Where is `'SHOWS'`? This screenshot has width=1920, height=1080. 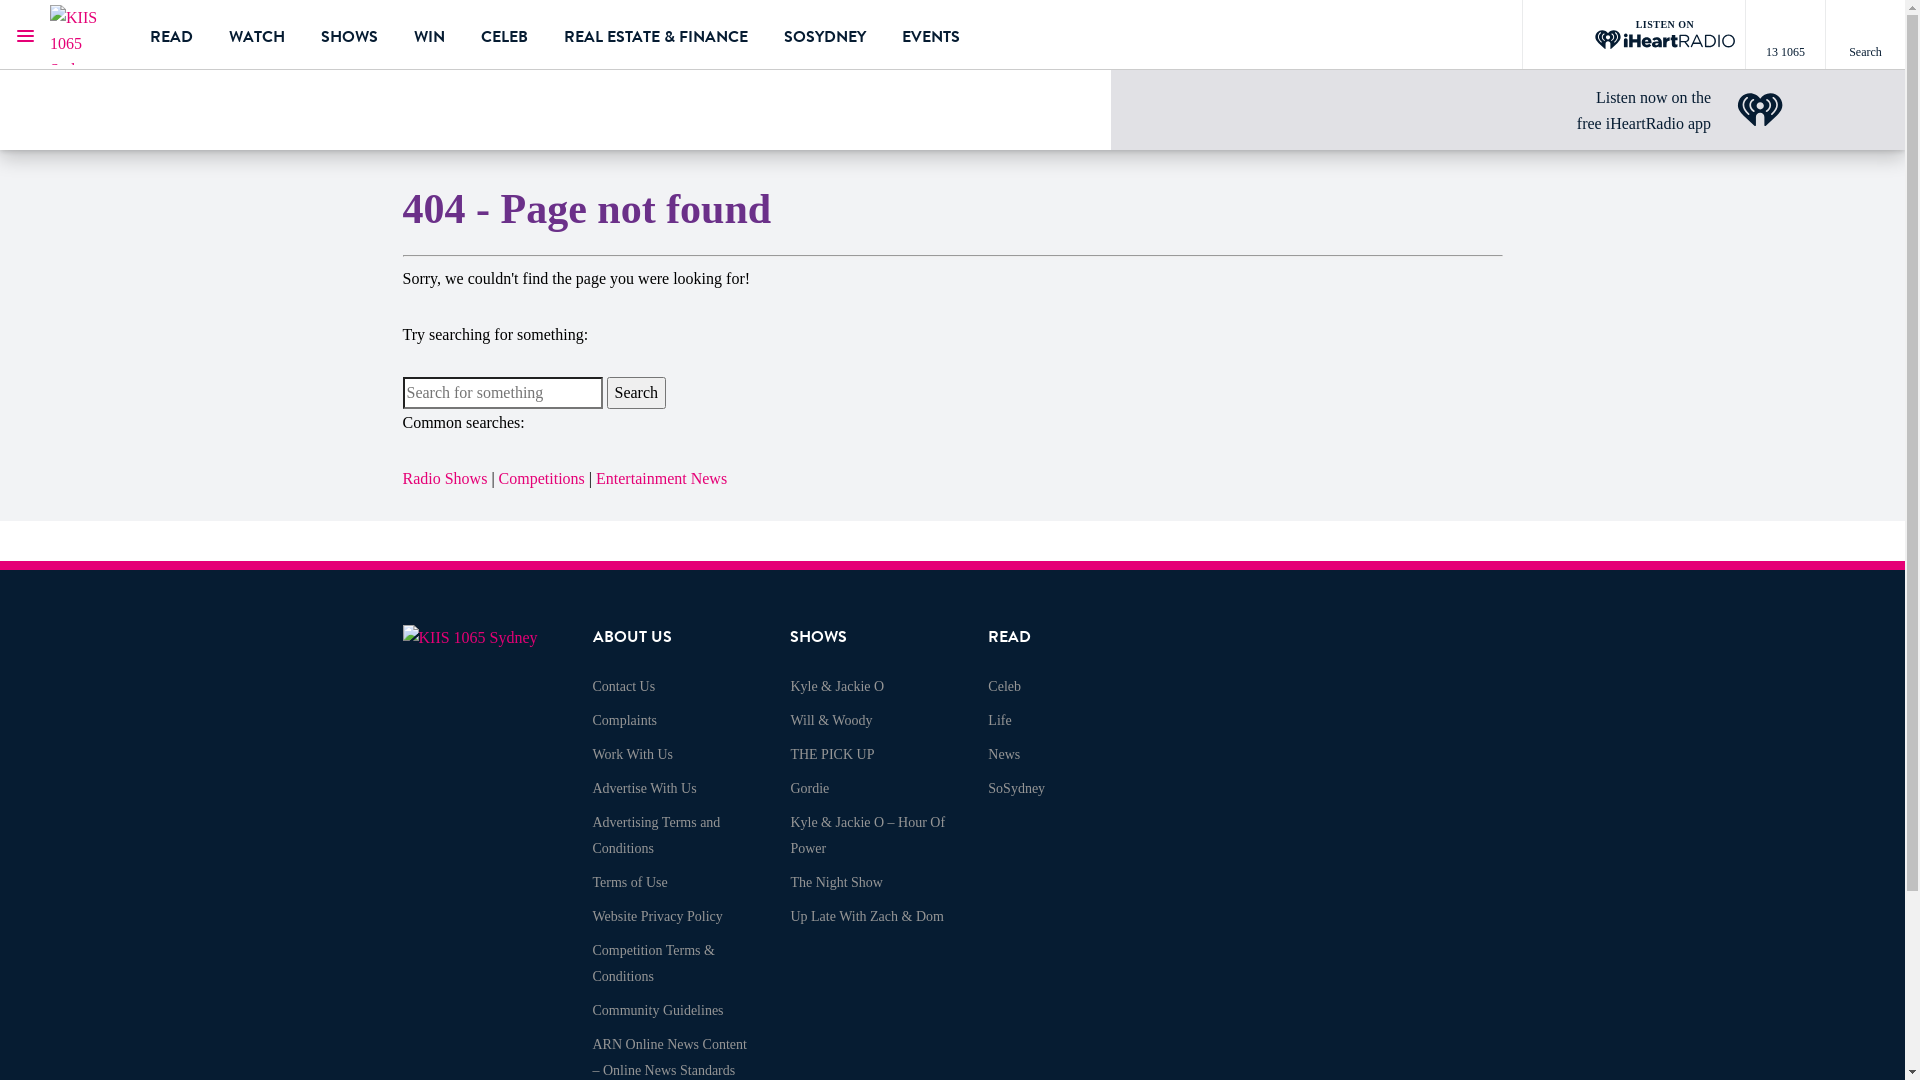
'SHOWS' is located at coordinates (349, 34).